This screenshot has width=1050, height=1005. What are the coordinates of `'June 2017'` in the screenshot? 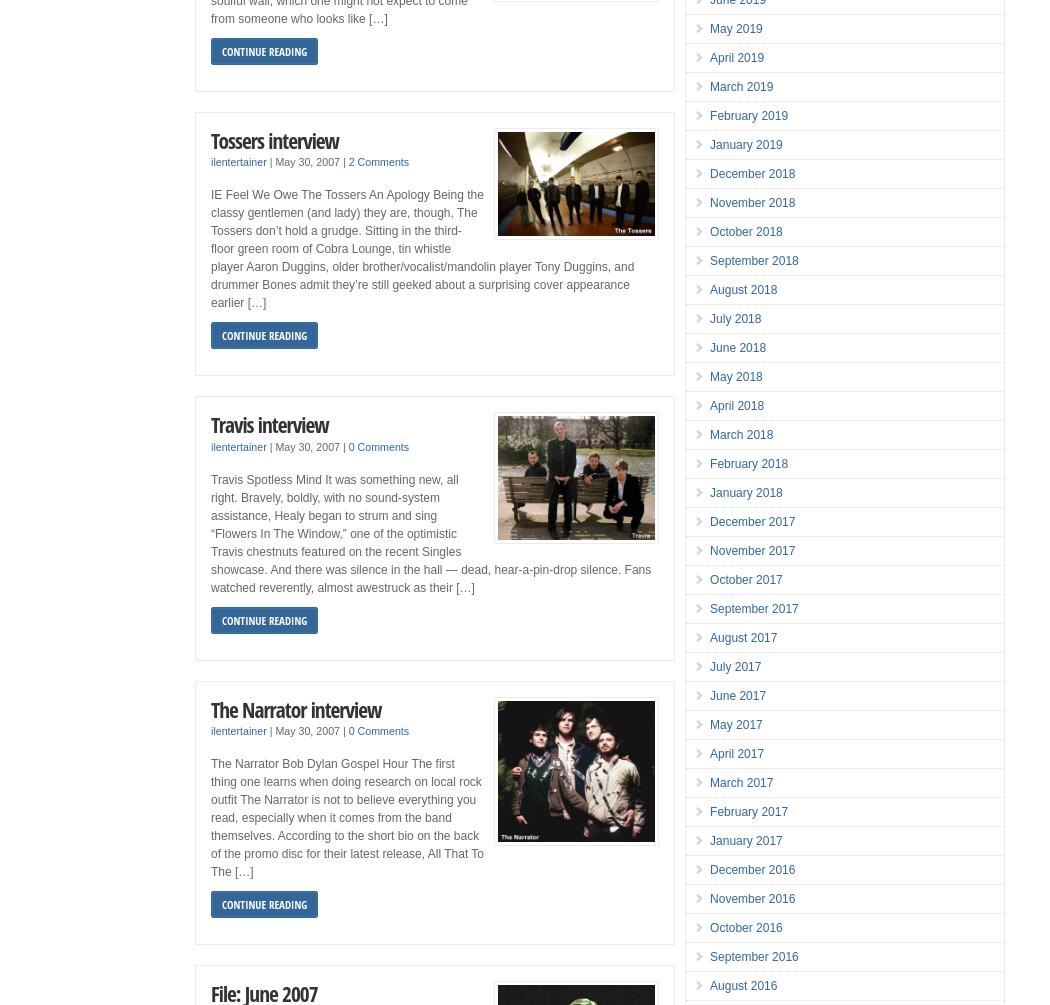 It's located at (710, 695).